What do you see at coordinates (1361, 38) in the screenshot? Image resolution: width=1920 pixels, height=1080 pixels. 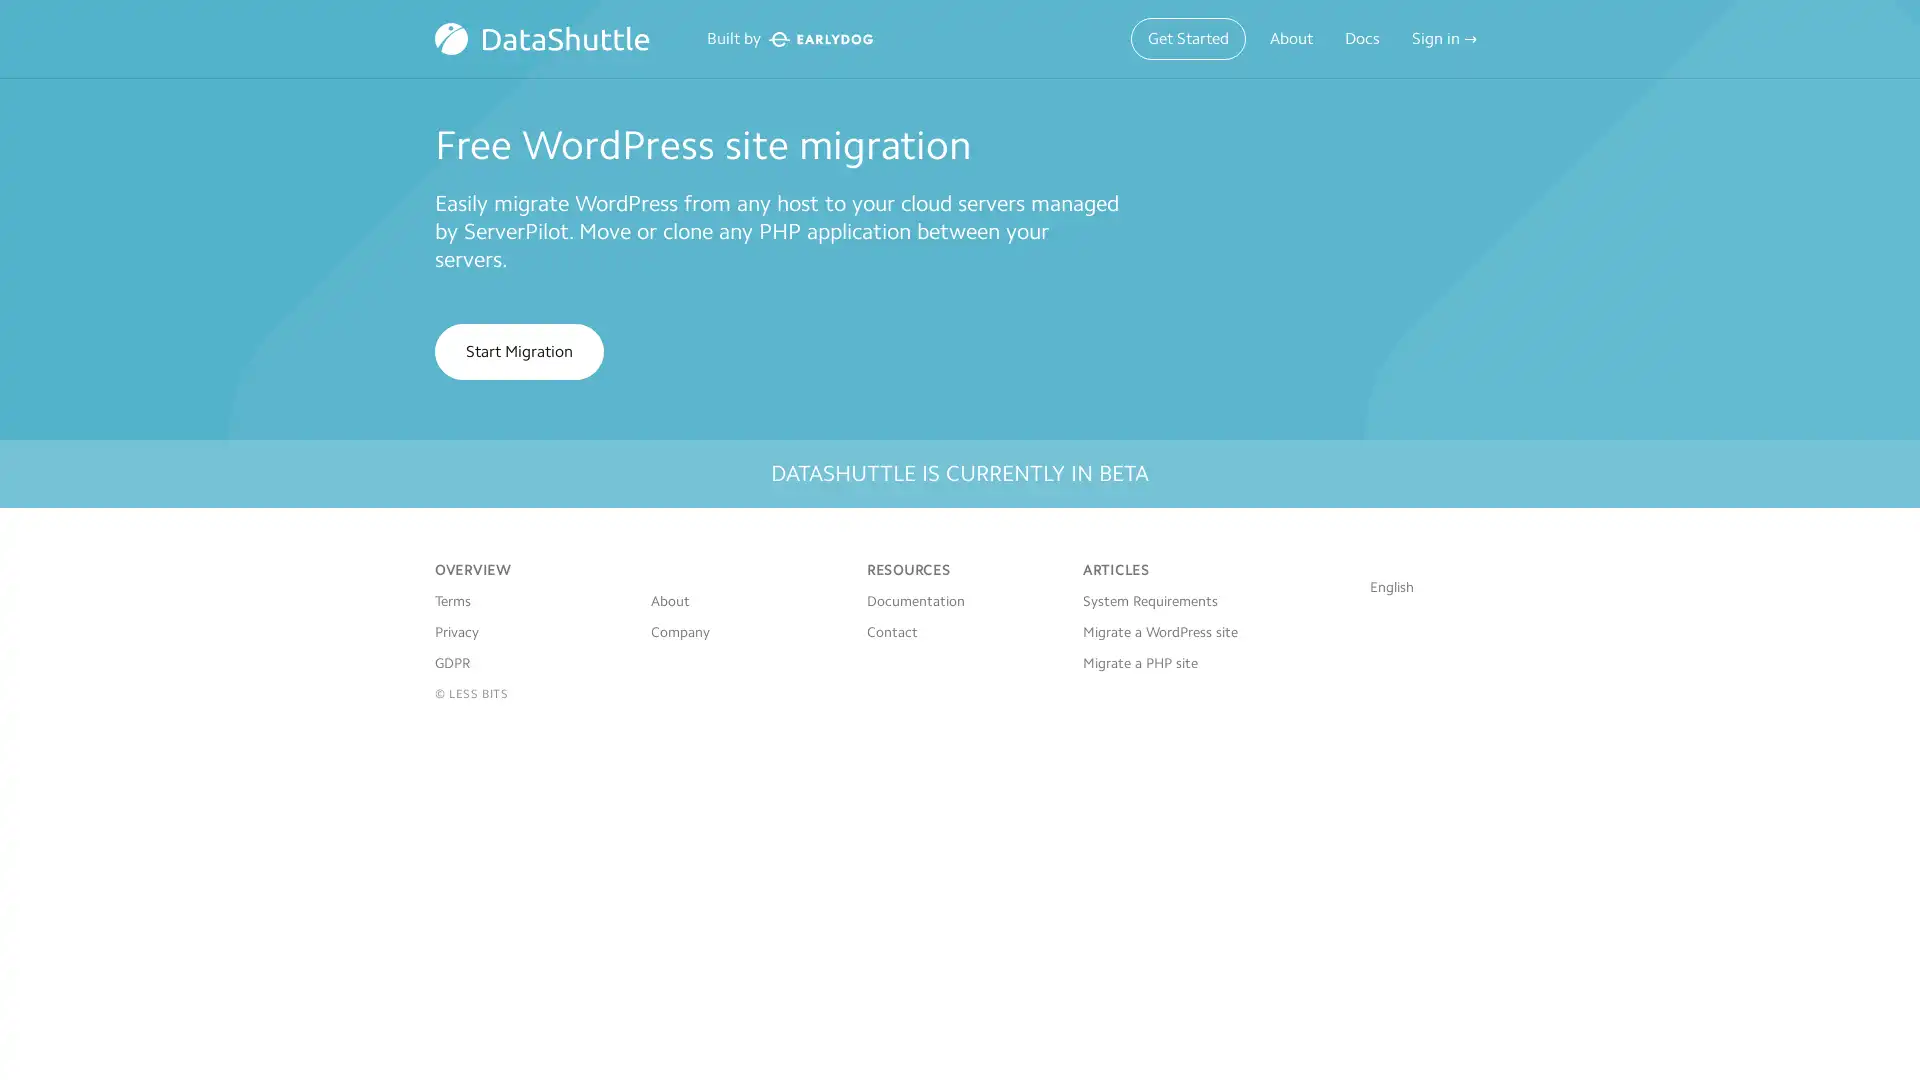 I see `Docs` at bounding box center [1361, 38].